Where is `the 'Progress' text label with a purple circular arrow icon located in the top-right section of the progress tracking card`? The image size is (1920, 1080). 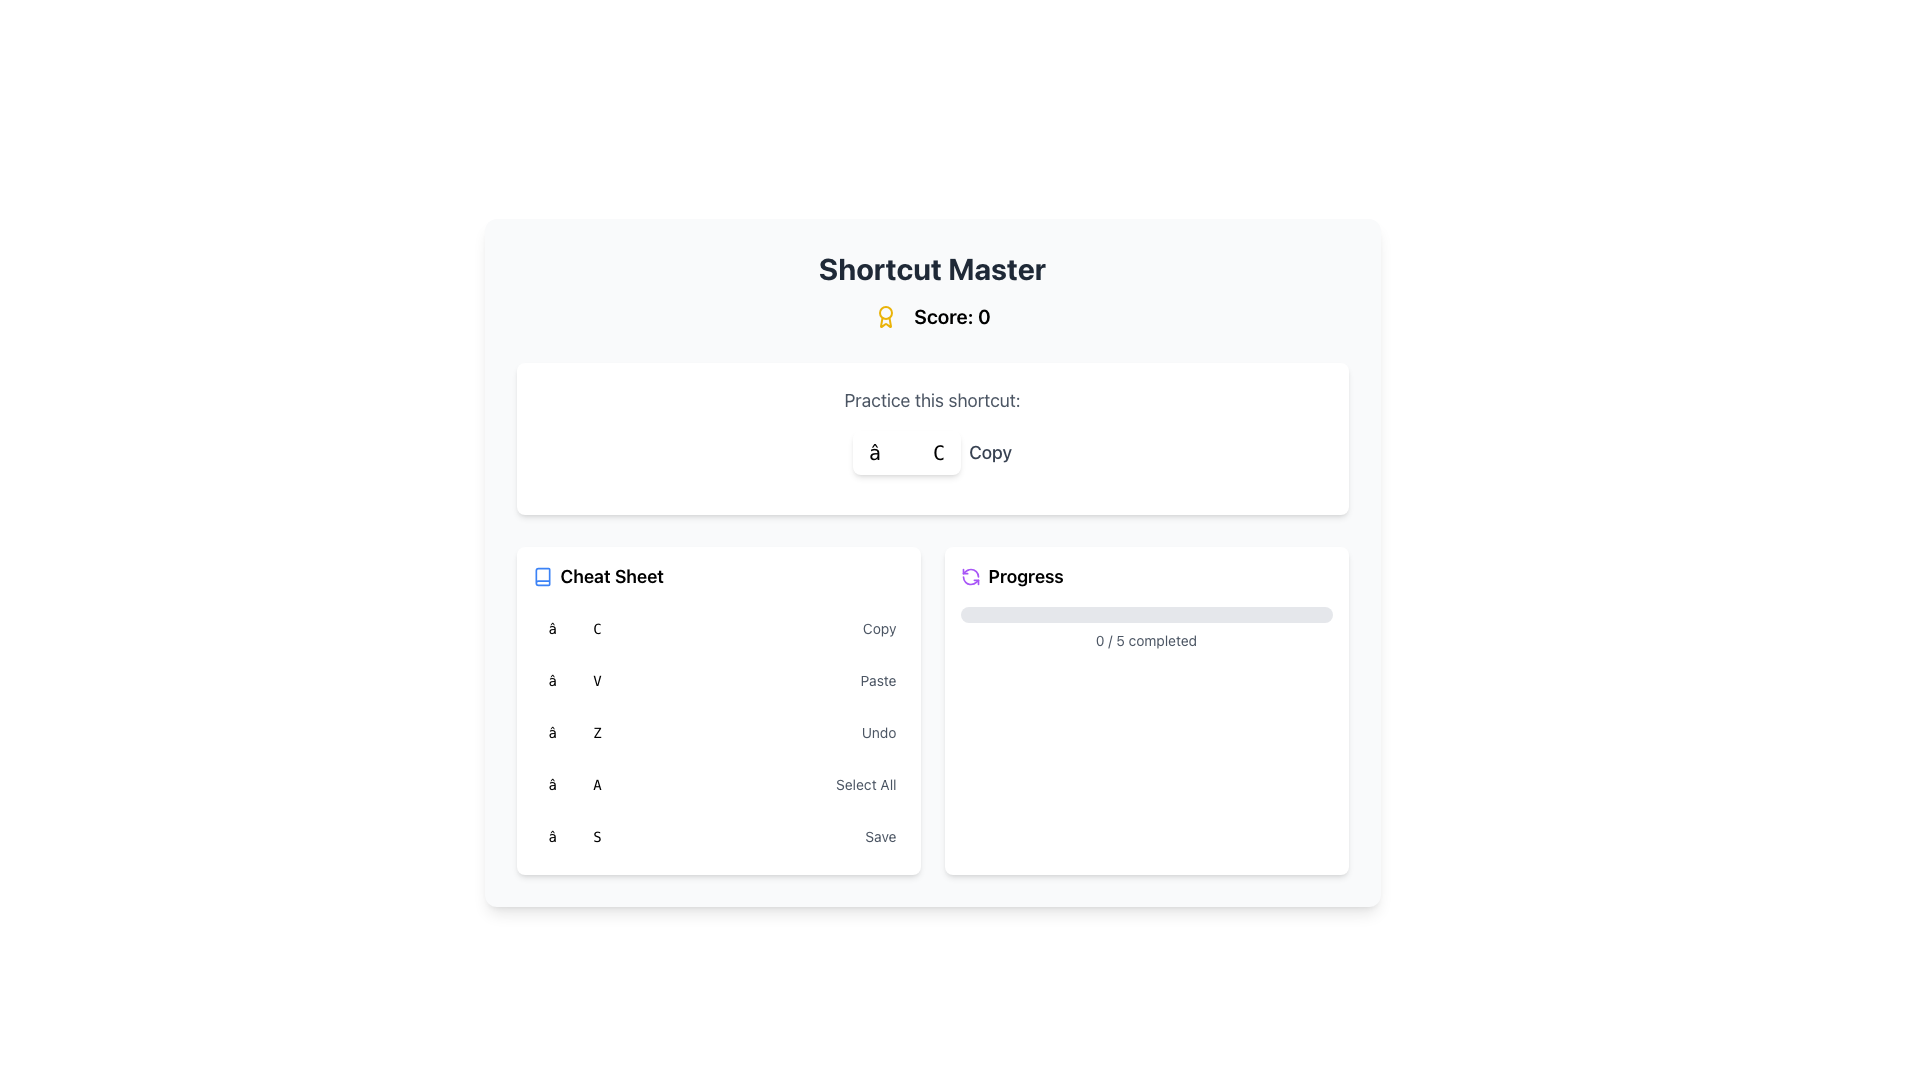 the 'Progress' text label with a purple circular arrow icon located in the top-right section of the progress tracking card is located at coordinates (1012, 577).